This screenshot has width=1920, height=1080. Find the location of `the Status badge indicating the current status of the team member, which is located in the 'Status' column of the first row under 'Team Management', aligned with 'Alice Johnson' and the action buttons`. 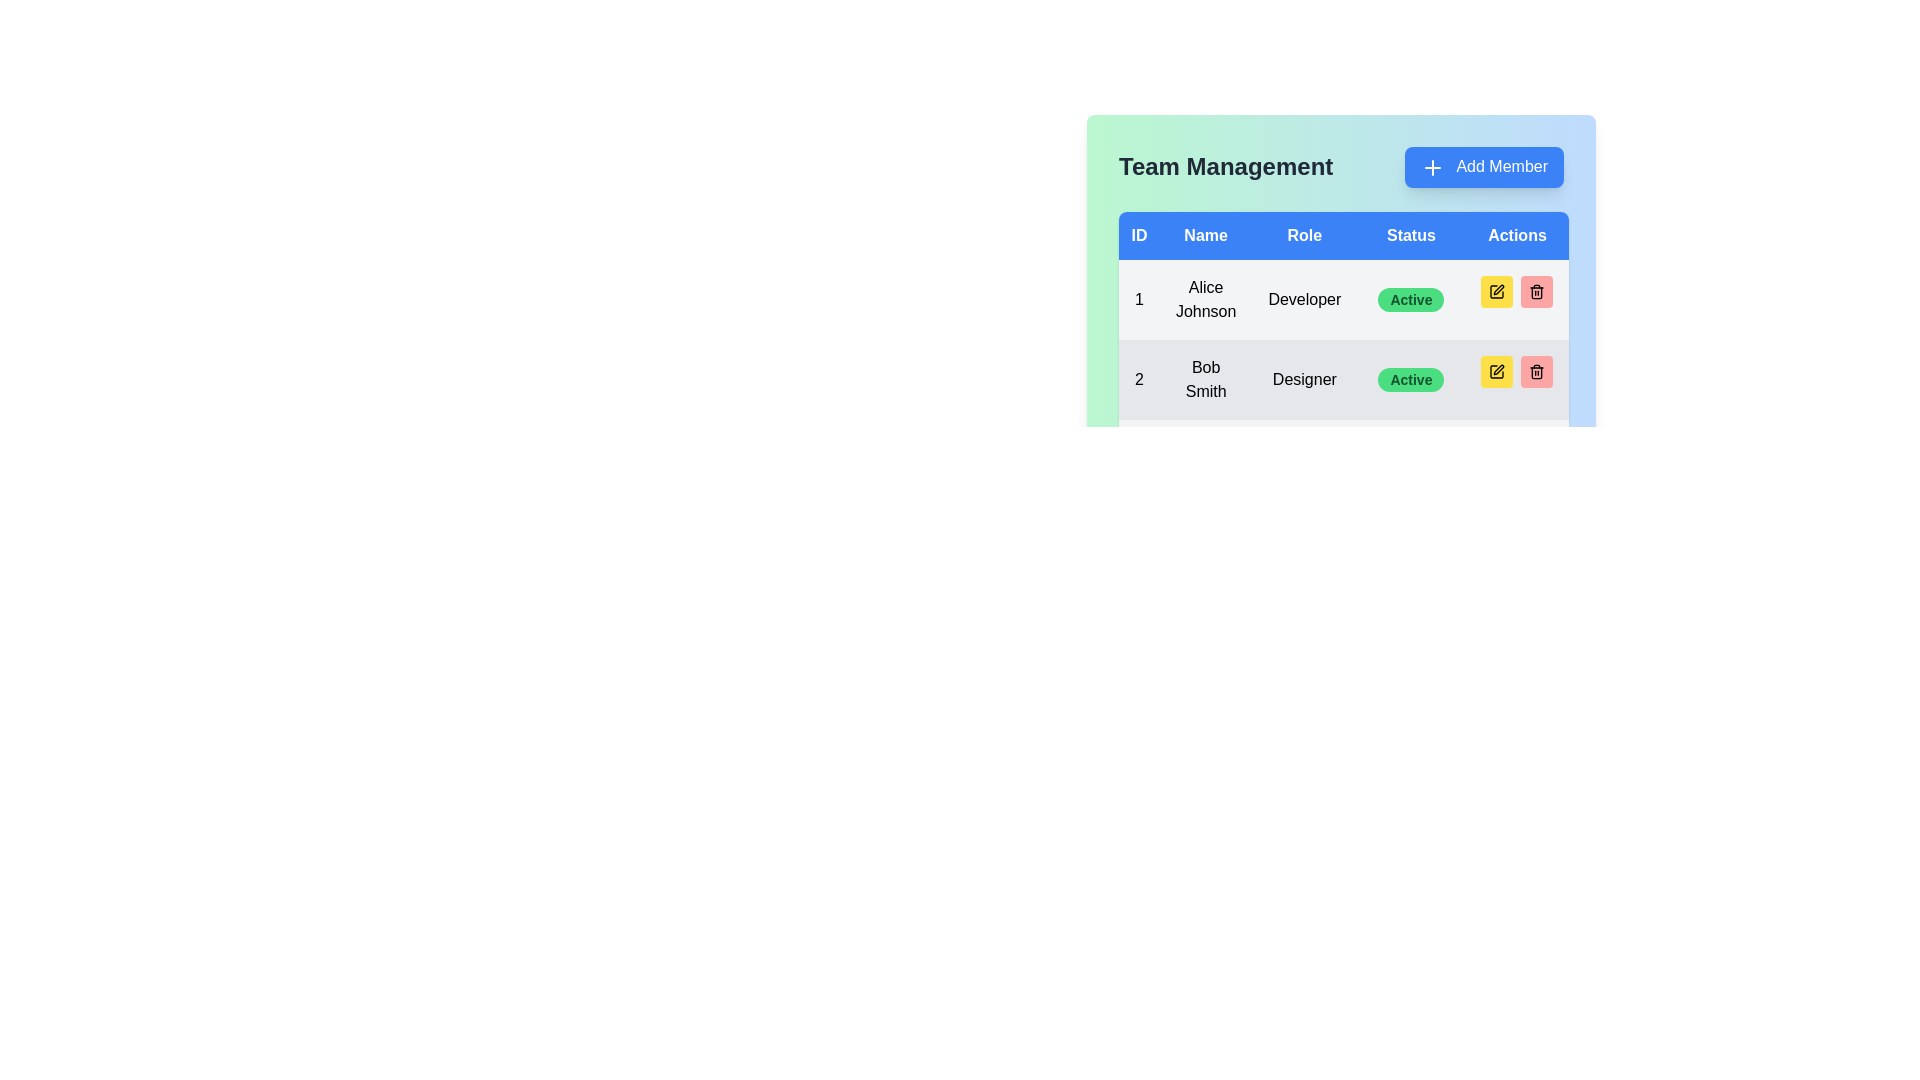

the Status badge indicating the current status of the team member, which is located in the 'Status' column of the first row under 'Team Management', aligned with 'Alice Johnson' and the action buttons is located at coordinates (1410, 299).